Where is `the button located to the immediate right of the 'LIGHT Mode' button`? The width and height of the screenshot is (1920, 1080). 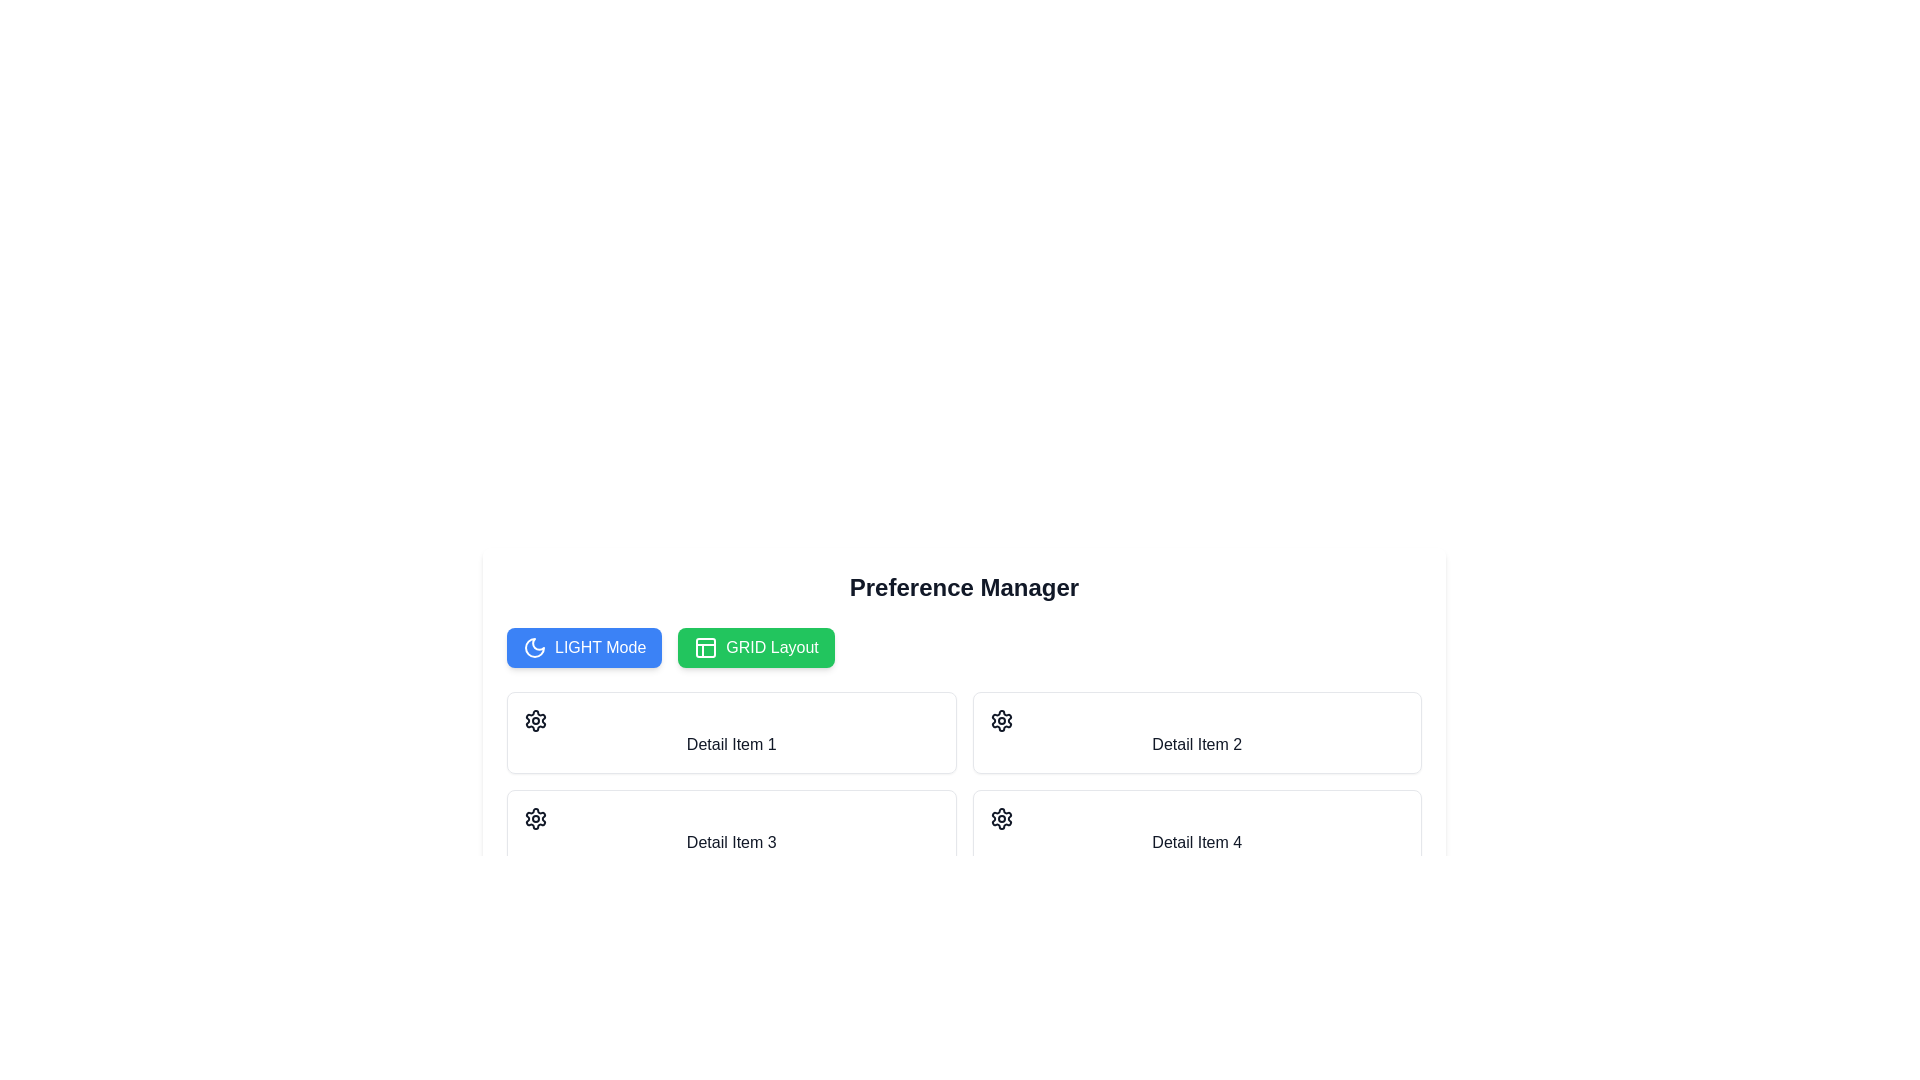 the button located to the immediate right of the 'LIGHT Mode' button is located at coordinates (755, 648).